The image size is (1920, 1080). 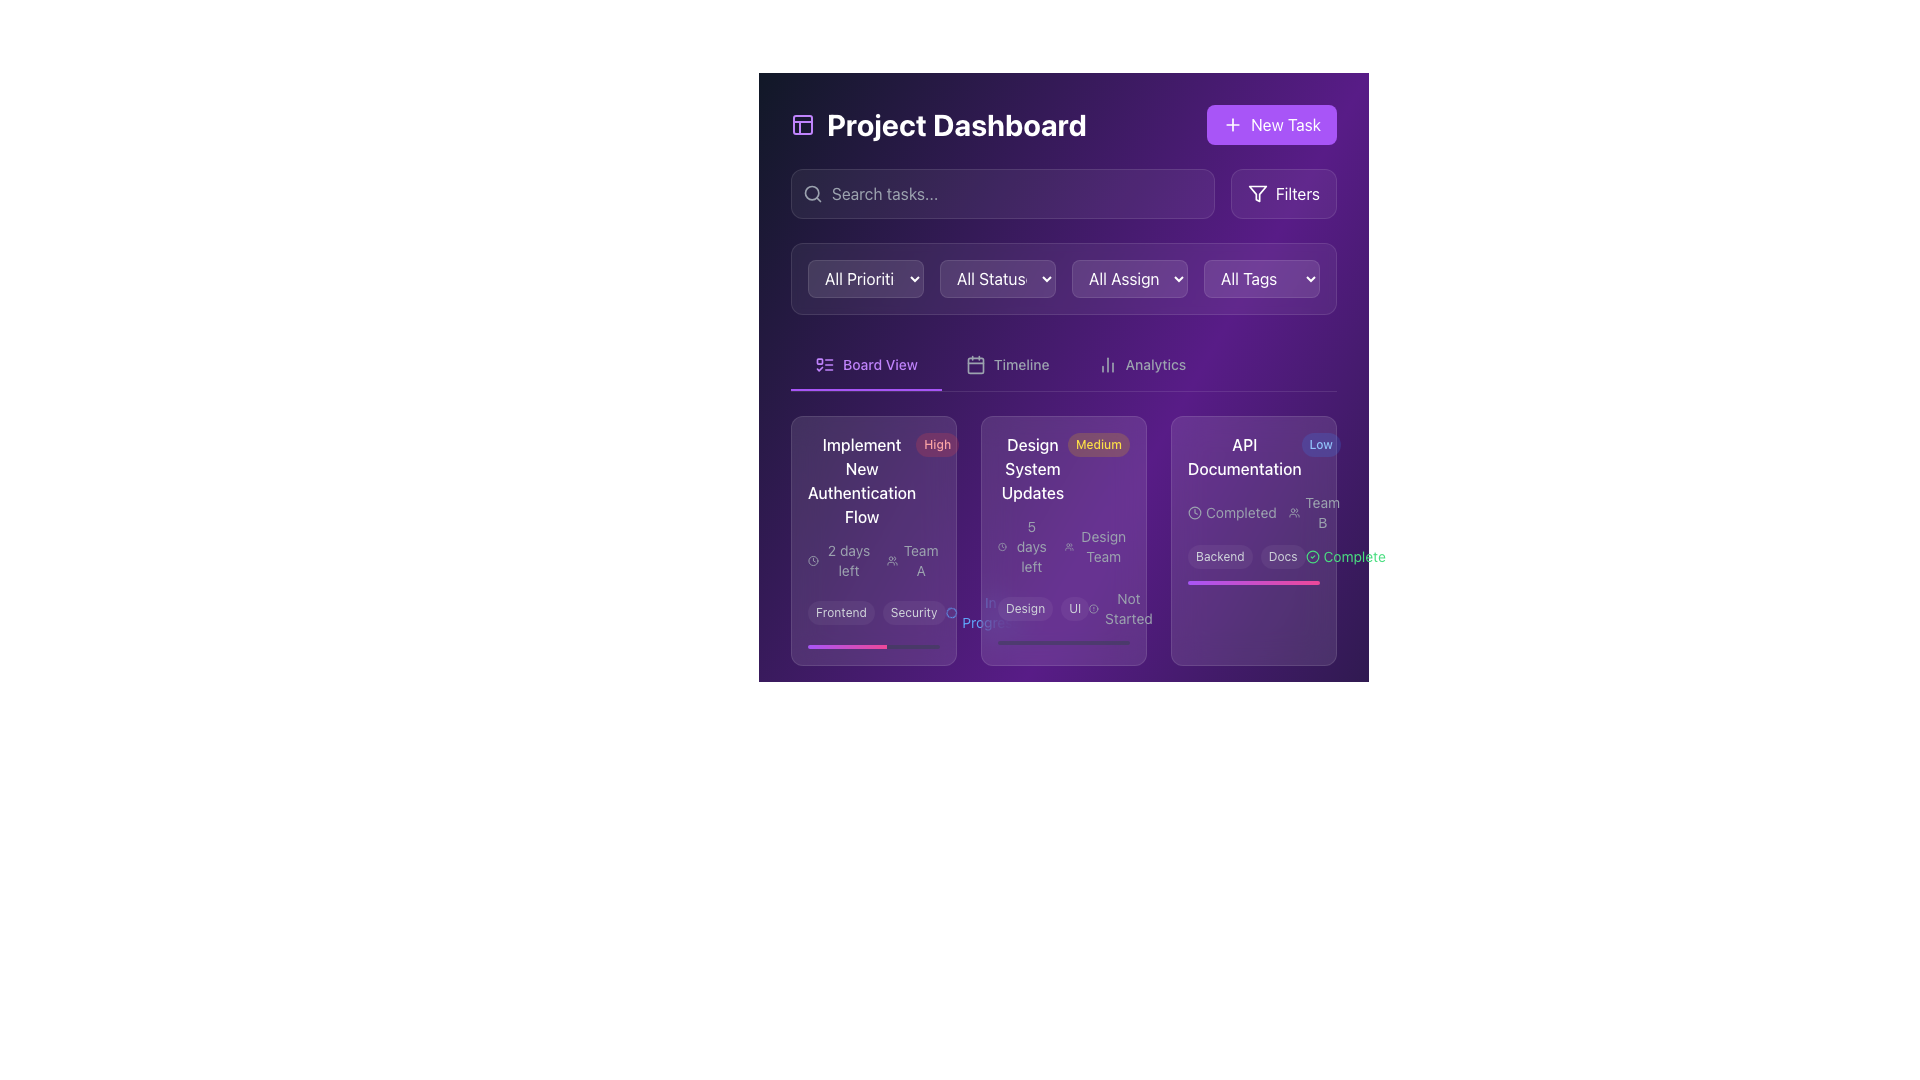 I want to click on the SVG Circle (Loading Indicator) within the 'Implement New Authentication Flow' task card, located near the bottom left corner adjacent to the 'Security' tag label, so click(x=950, y=612).